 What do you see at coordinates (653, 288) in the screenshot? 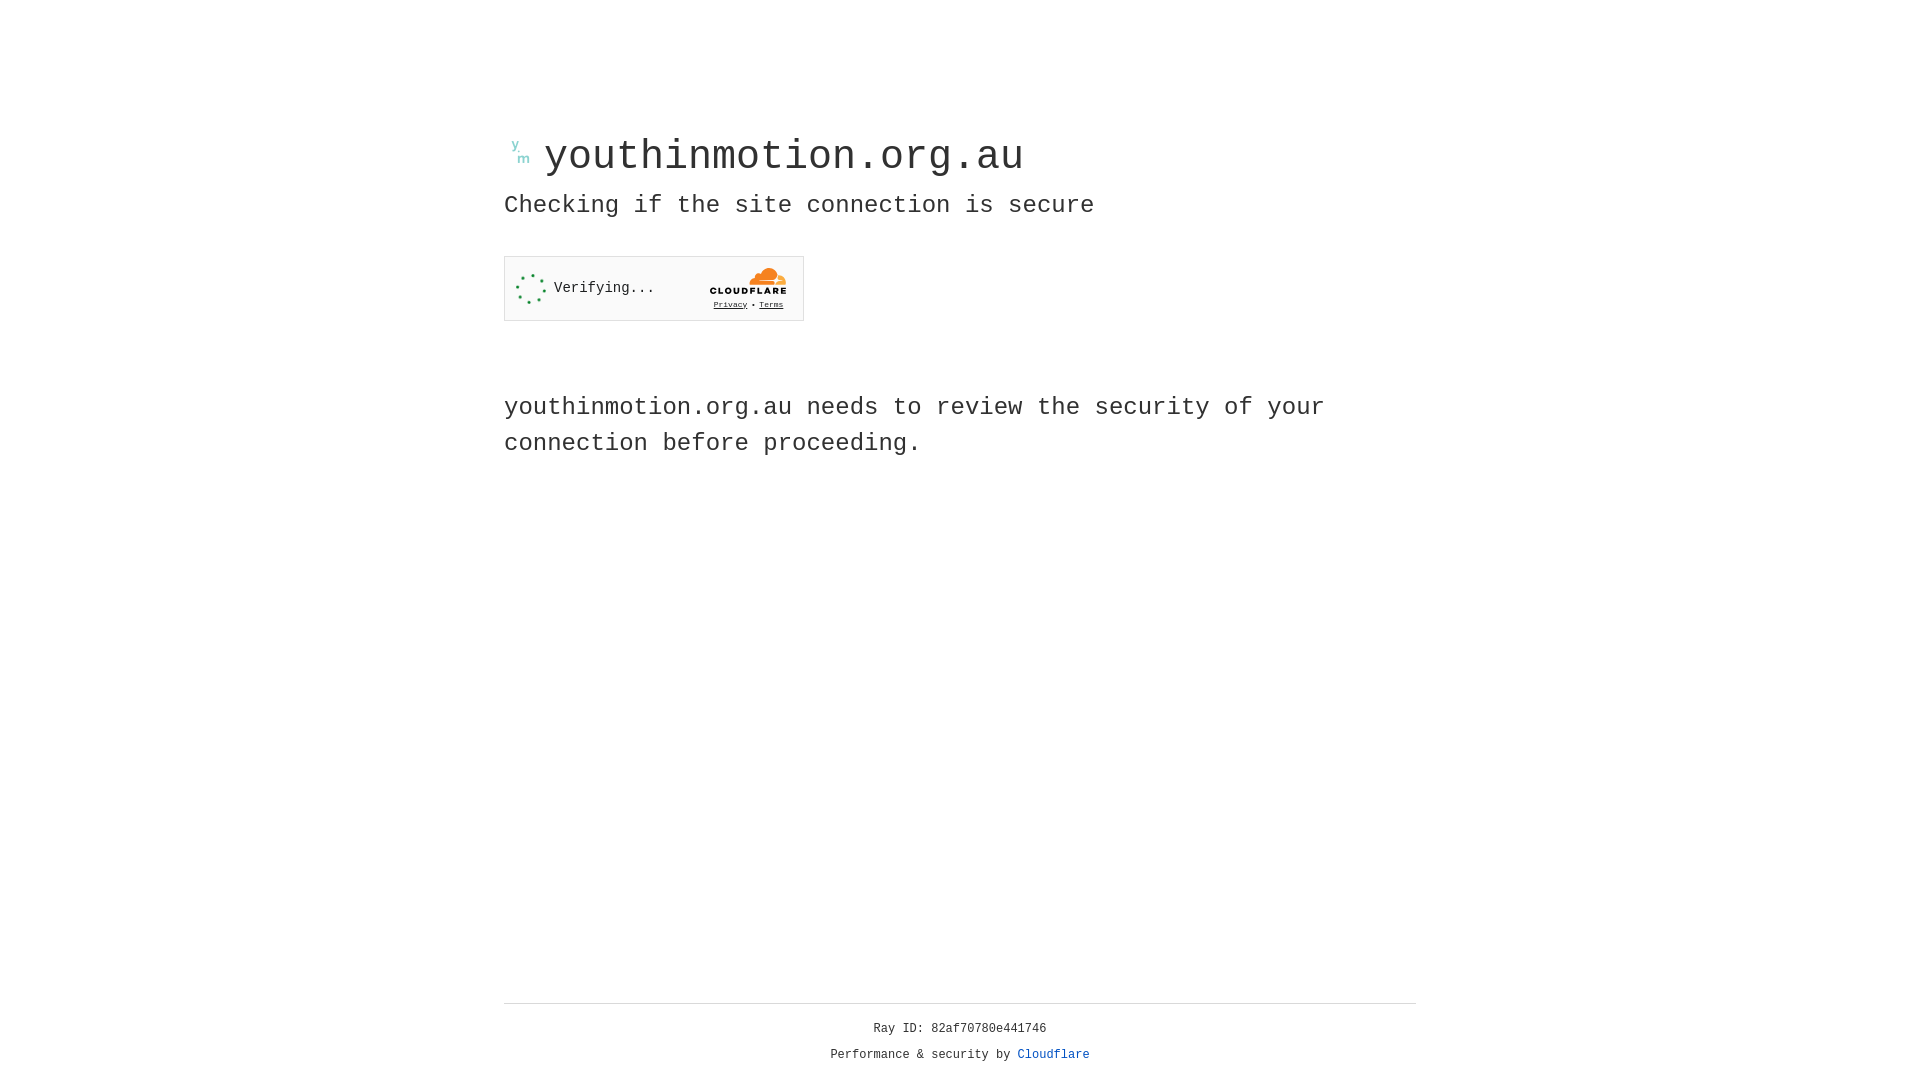
I see `'Widget containing a Cloudflare security challenge'` at bounding box center [653, 288].